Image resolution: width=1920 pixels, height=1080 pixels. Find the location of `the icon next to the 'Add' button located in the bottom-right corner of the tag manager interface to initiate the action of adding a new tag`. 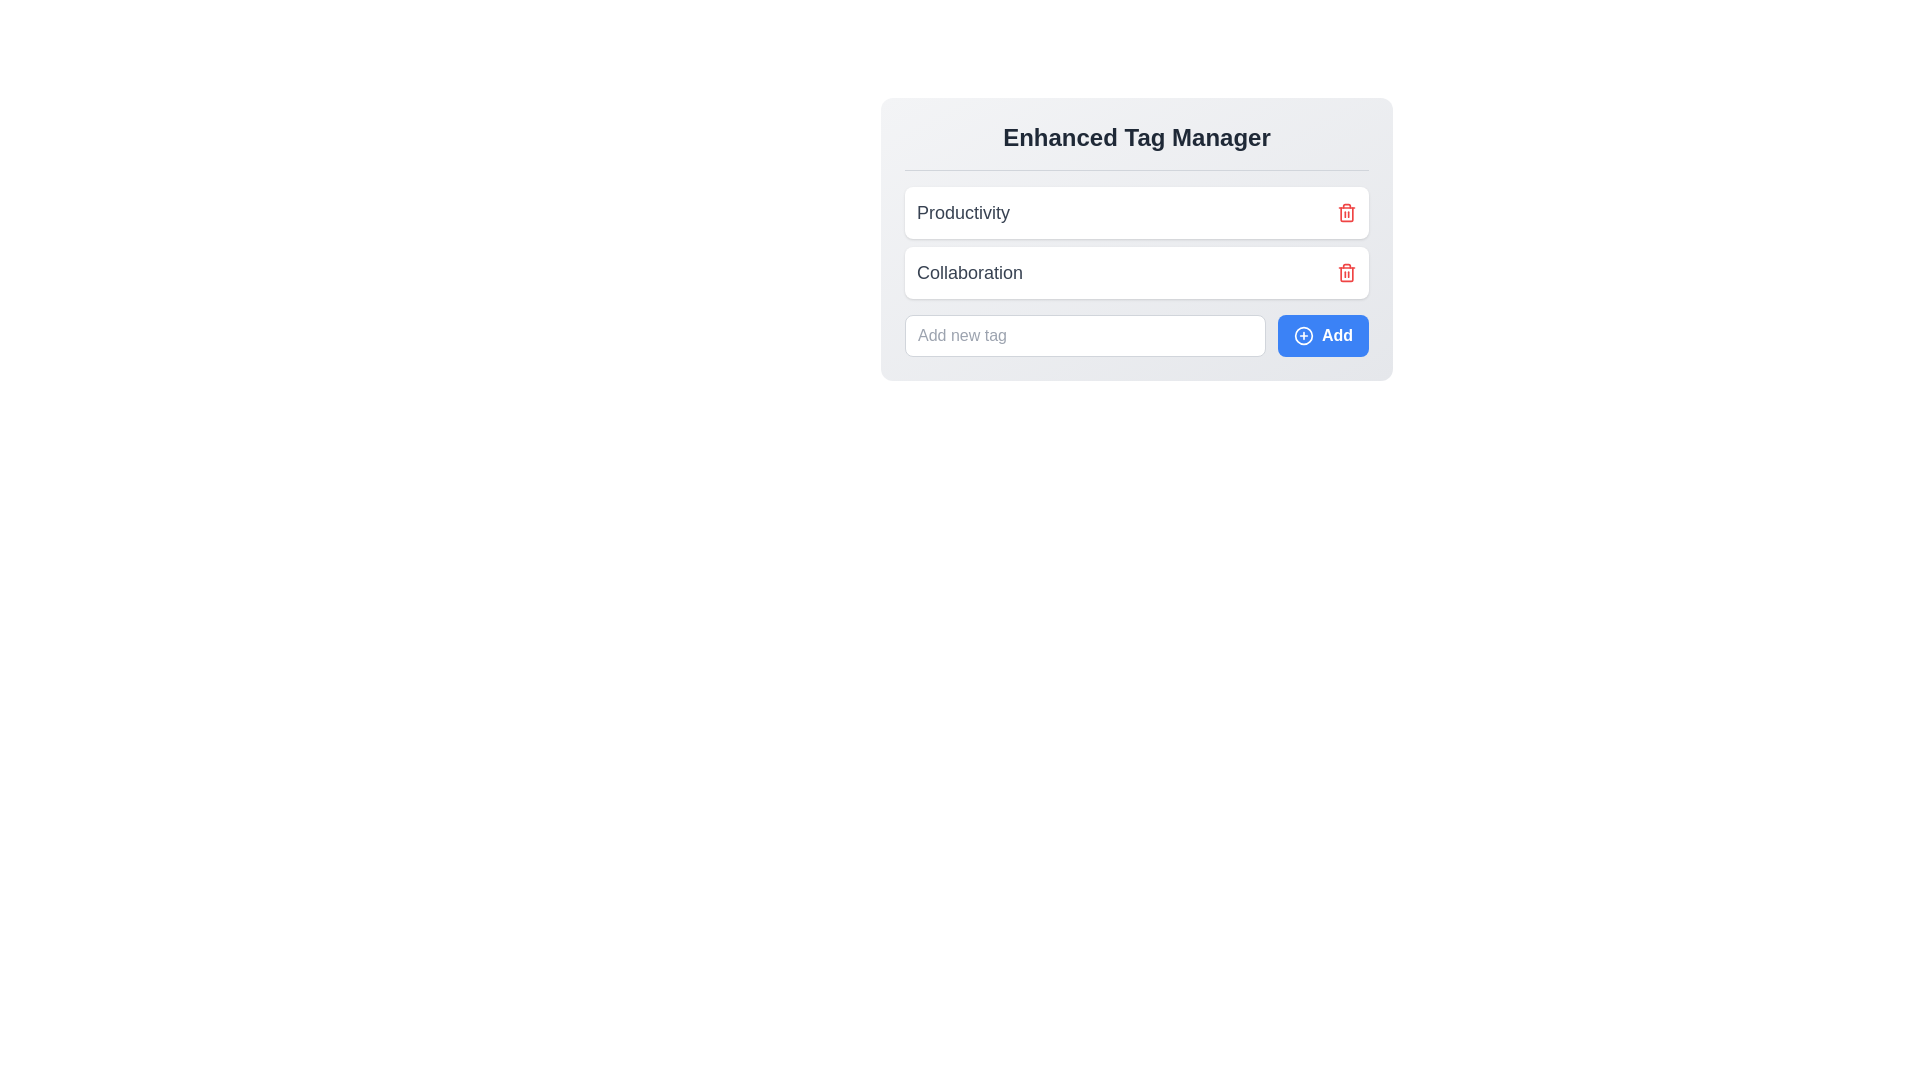

the icon next to the 'Add' button located in the bottom-right corner of the tag manager interface to initiate the action of adding a new tag is located at coordinates (1303, 334).